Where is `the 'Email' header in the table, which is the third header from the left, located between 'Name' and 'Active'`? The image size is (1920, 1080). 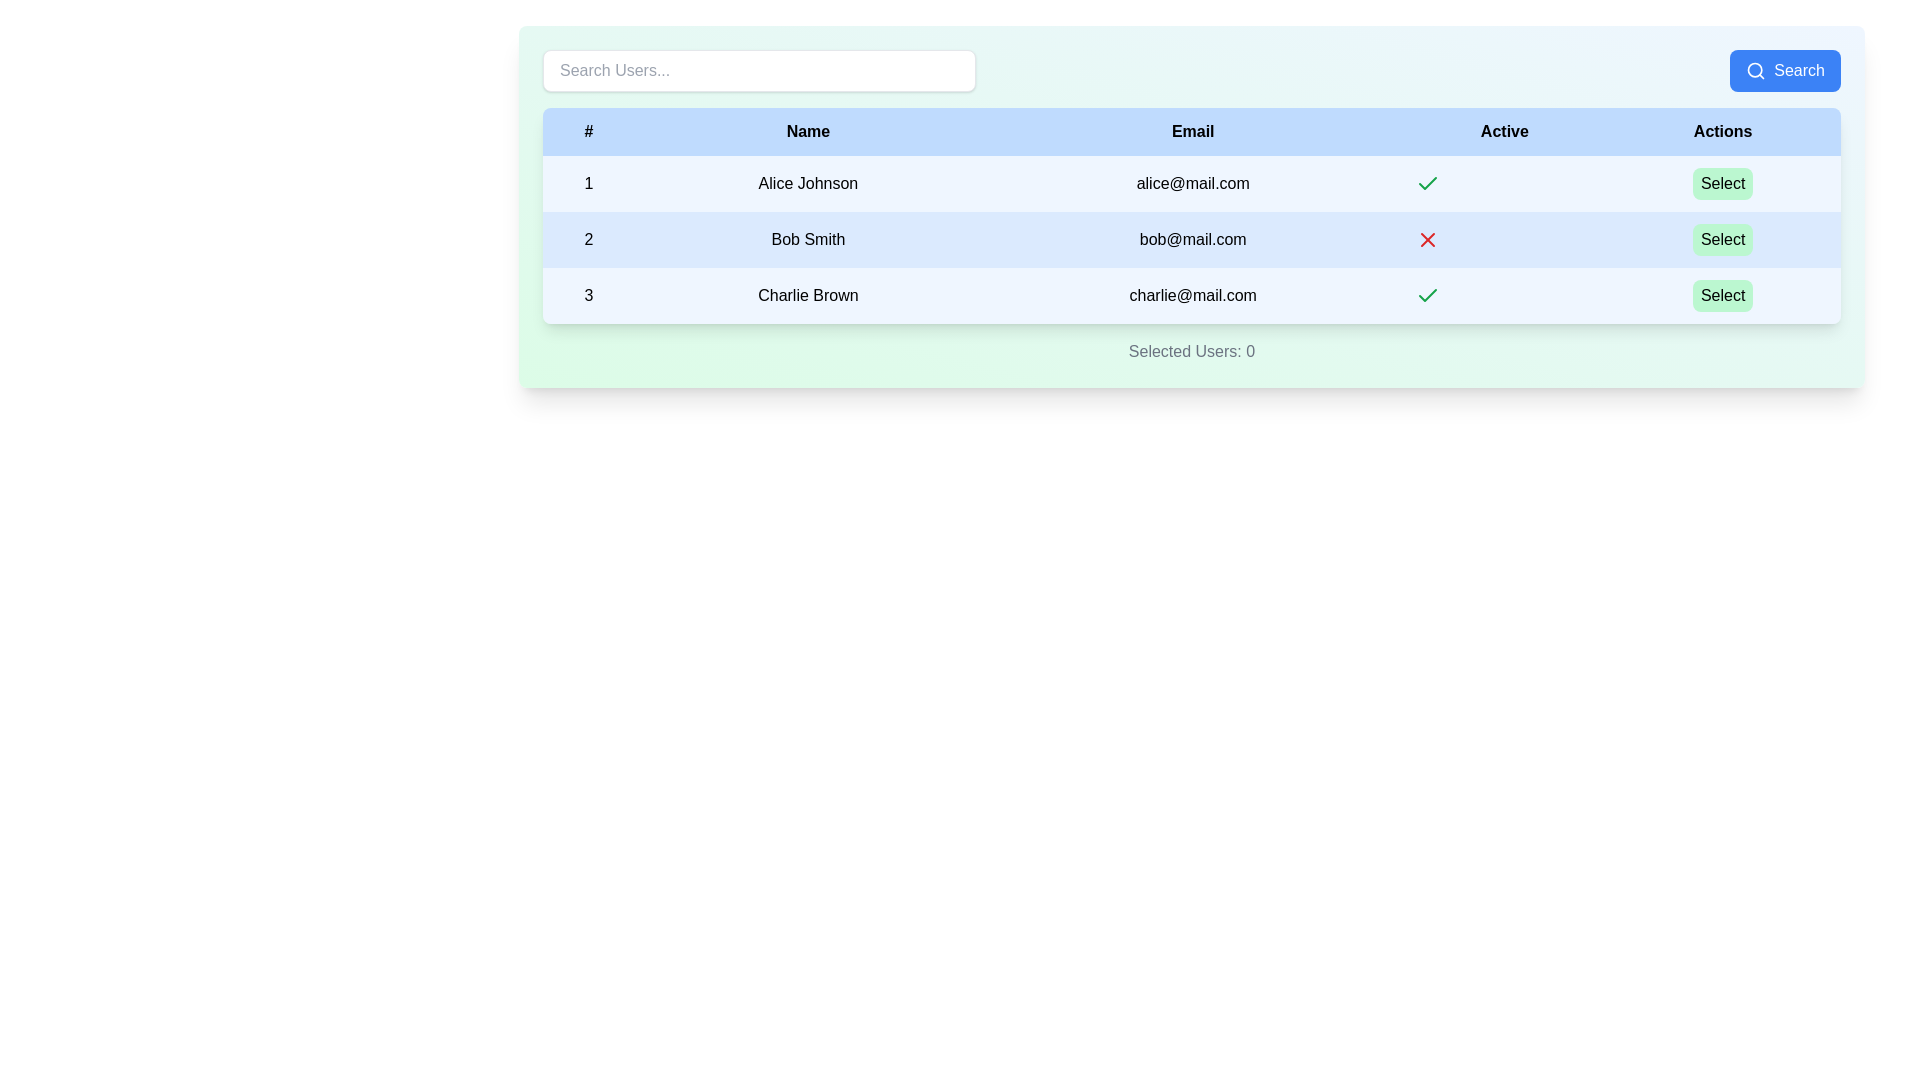
the 'Email' header in the table, which is the third header from the left, located between 'Name' and 'Active' is located at coordinates (1193, 131).